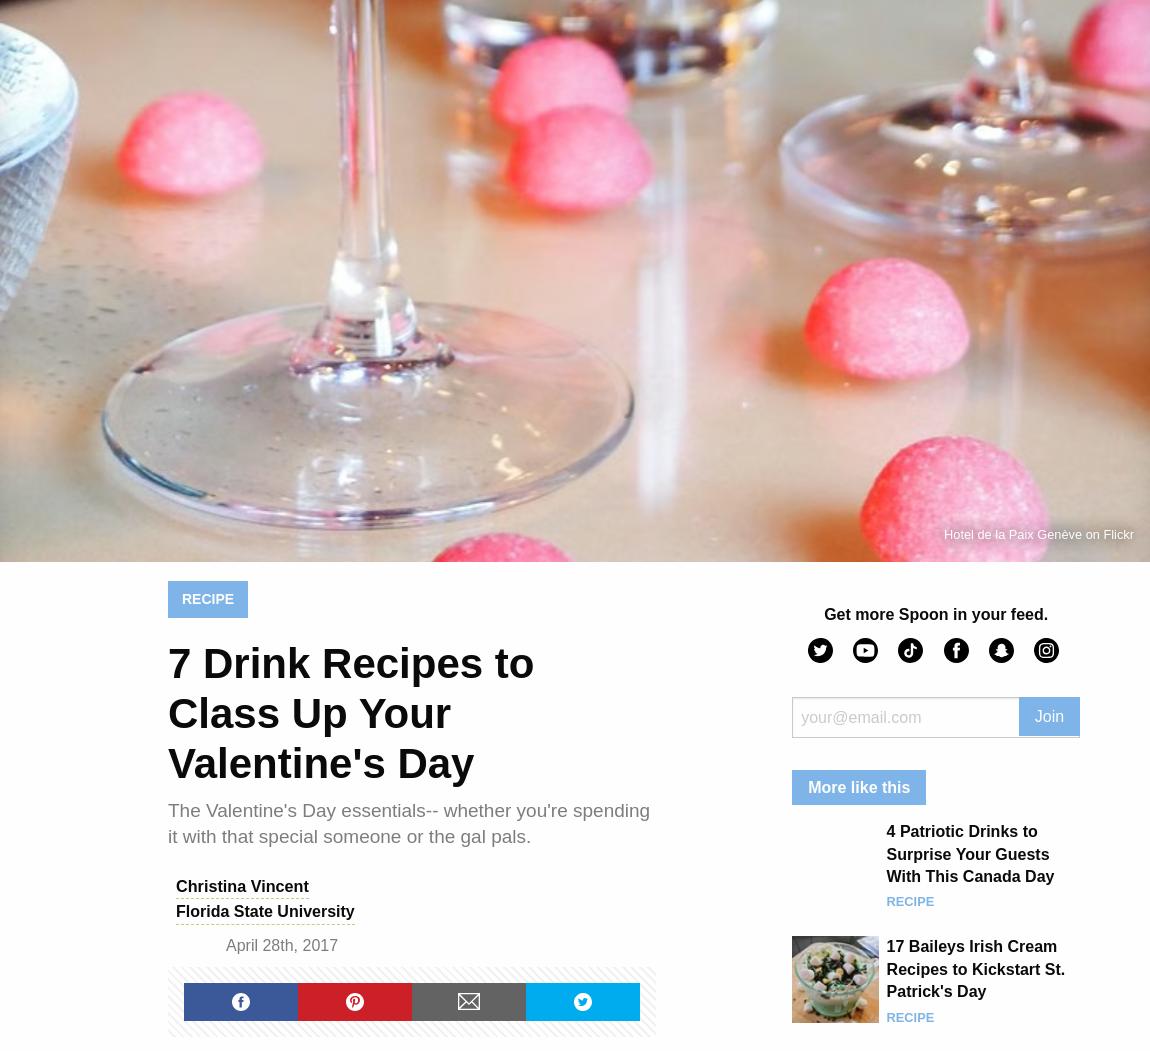 This screenshot has height=1051, width=1150. What do you see at coordinates (167, 823) in the screenshot?
I see `'The Valentine's Day essentials-- whether you're spending it with that special someone or the gal pals.'` at bounding box center [167, 823].